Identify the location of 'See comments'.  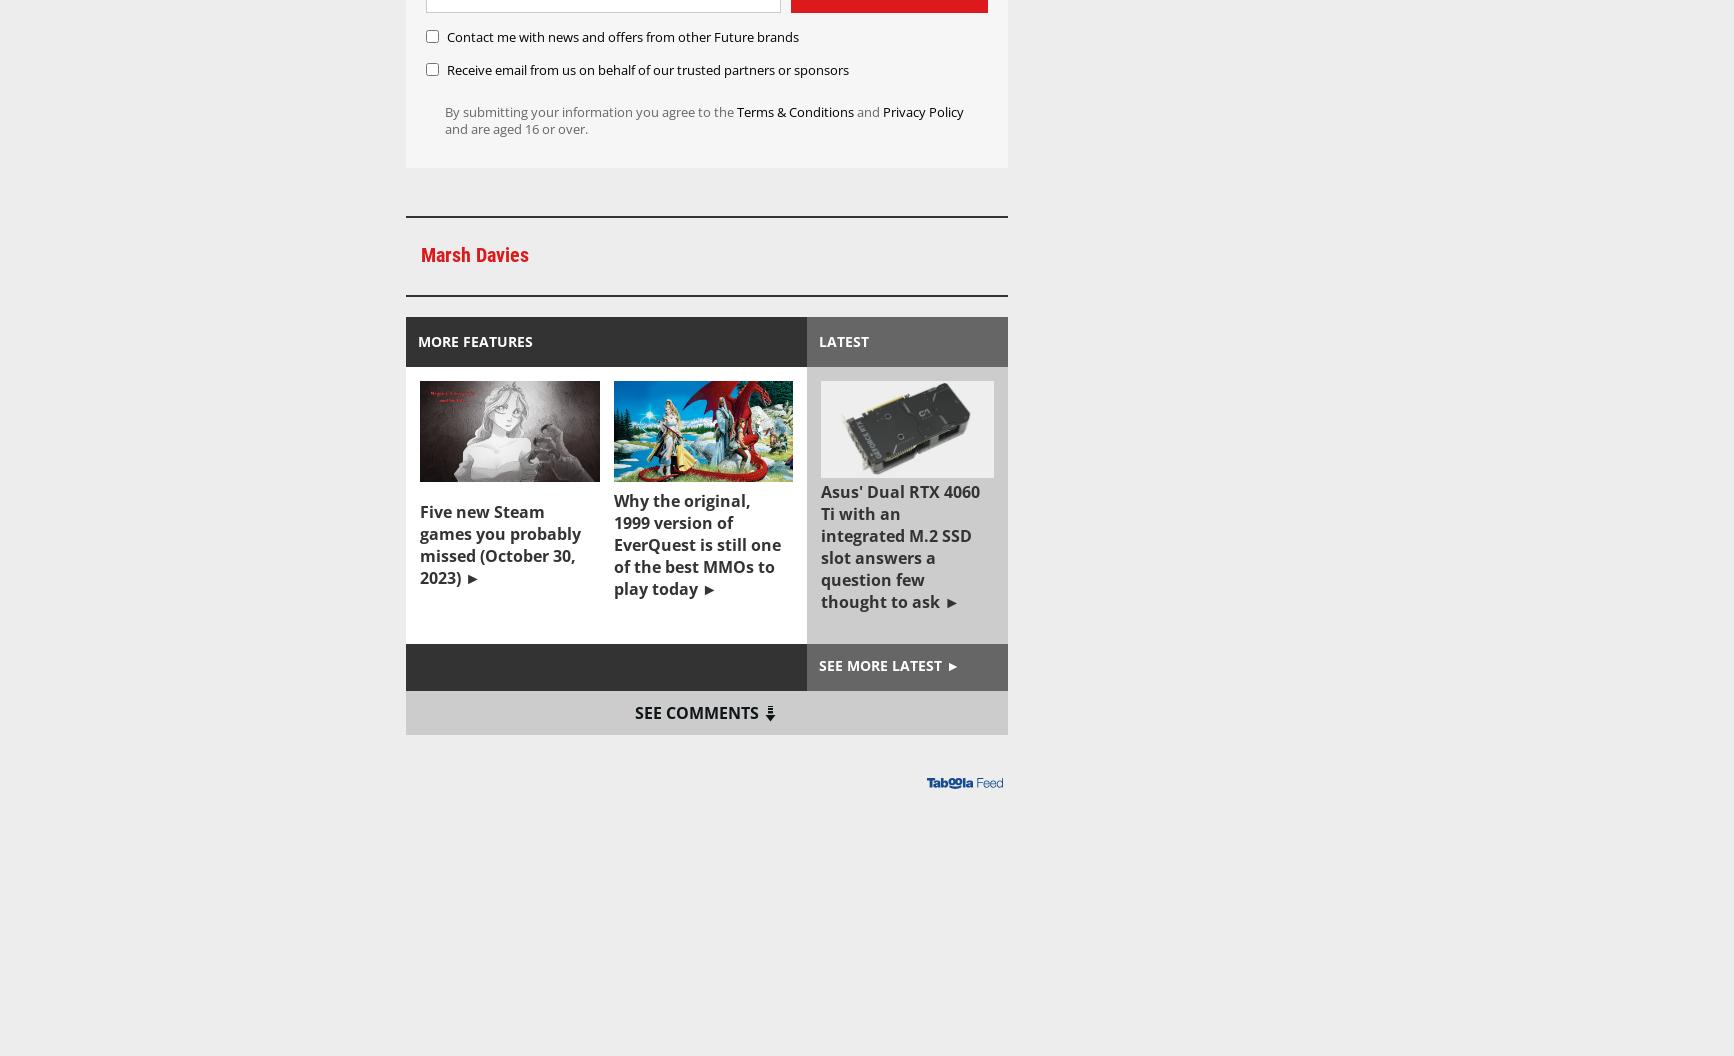
(696, 713).